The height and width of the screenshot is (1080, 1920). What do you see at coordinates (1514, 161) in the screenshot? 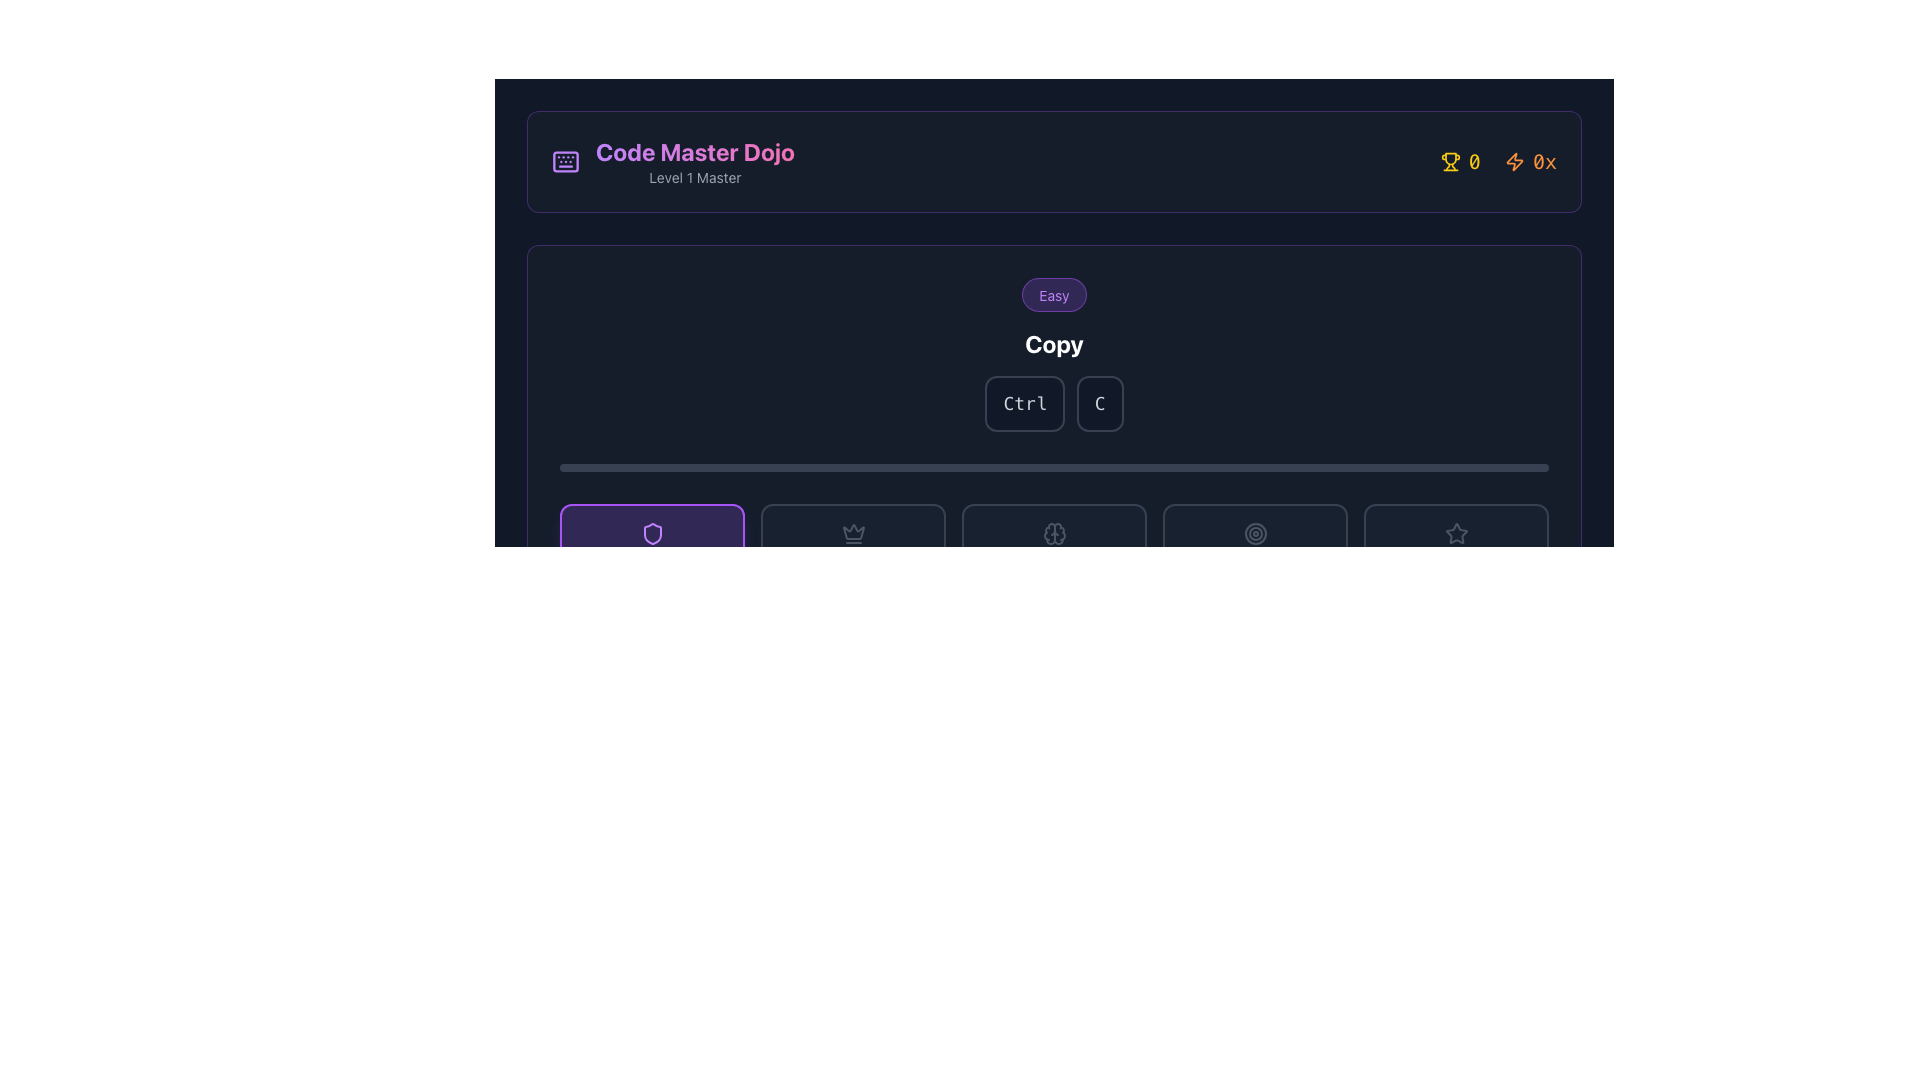
I see `the small orange lightning bolt icon located at the top-right section of the user interface, positioned to the left of the '0x' text label and near the trophy icon` at bounding box center [1514, 161].